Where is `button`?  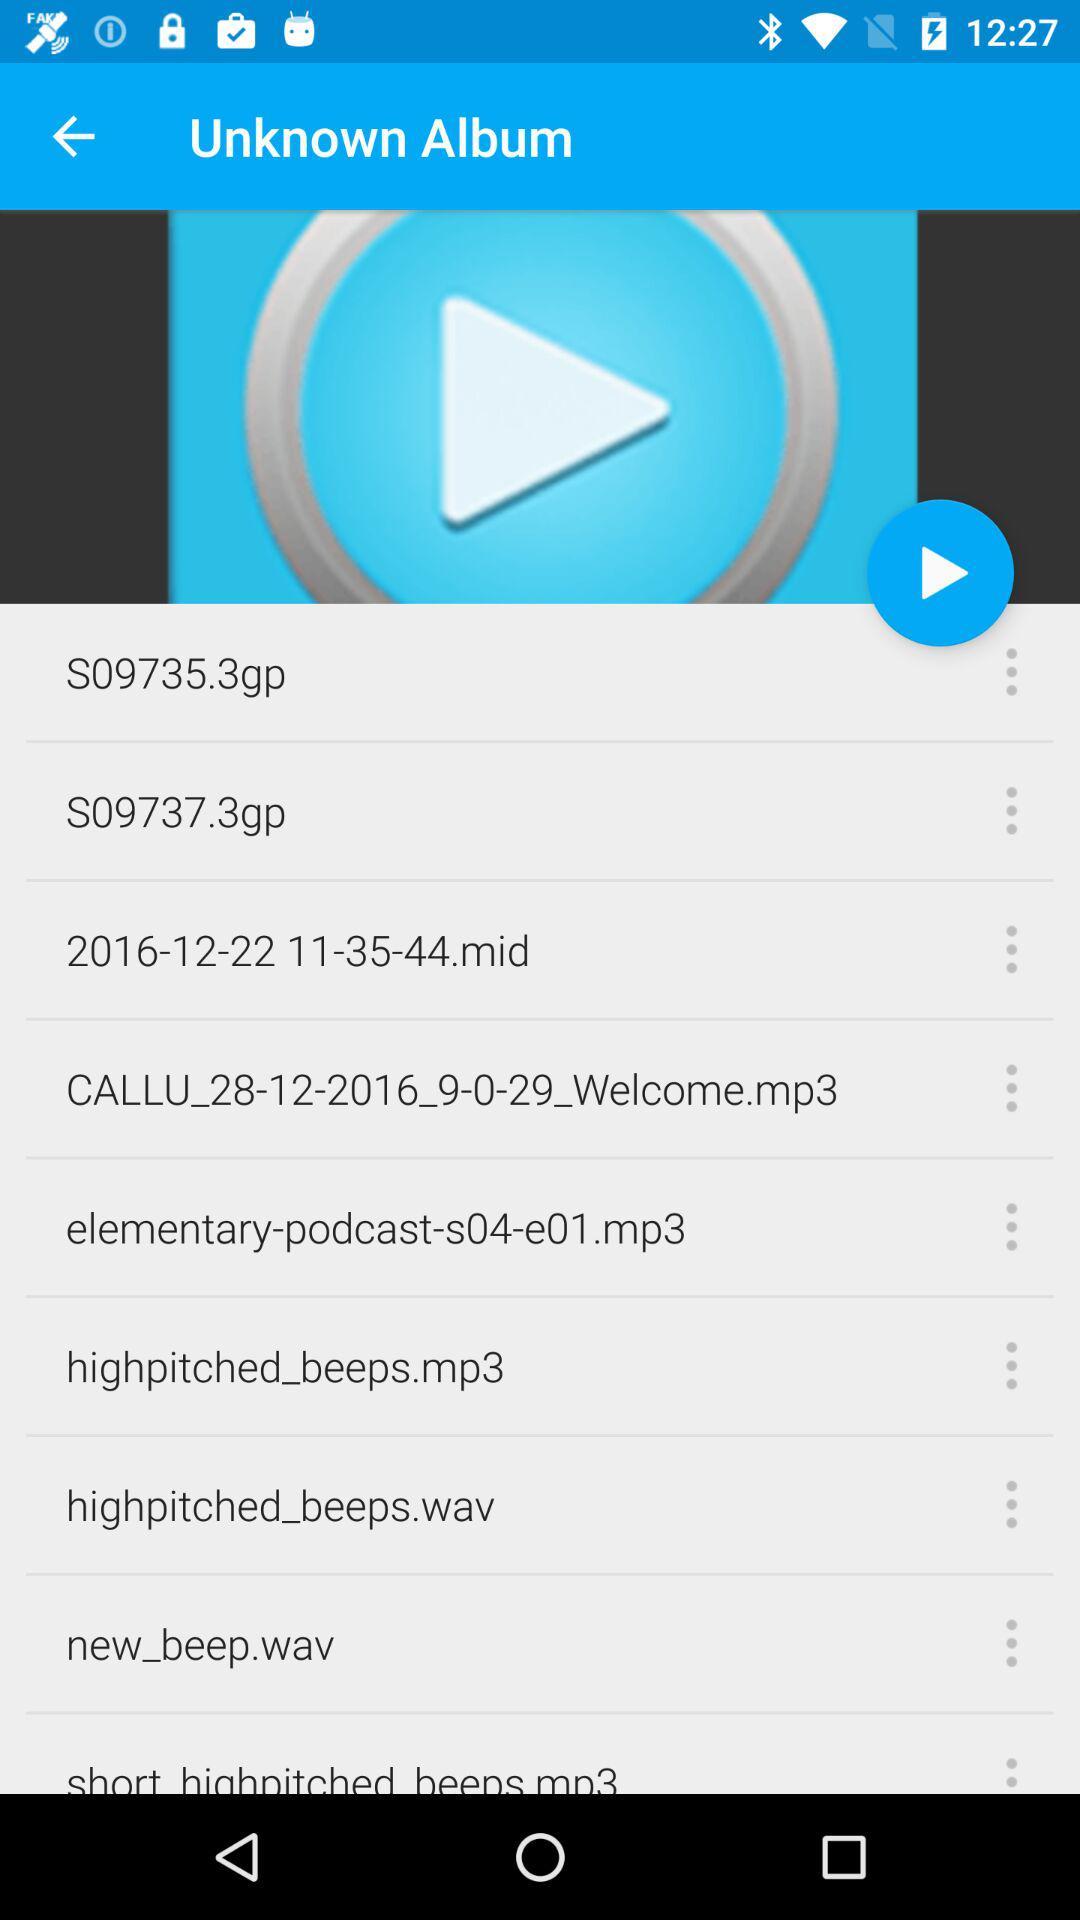 button is located at coordinates (940, 571).